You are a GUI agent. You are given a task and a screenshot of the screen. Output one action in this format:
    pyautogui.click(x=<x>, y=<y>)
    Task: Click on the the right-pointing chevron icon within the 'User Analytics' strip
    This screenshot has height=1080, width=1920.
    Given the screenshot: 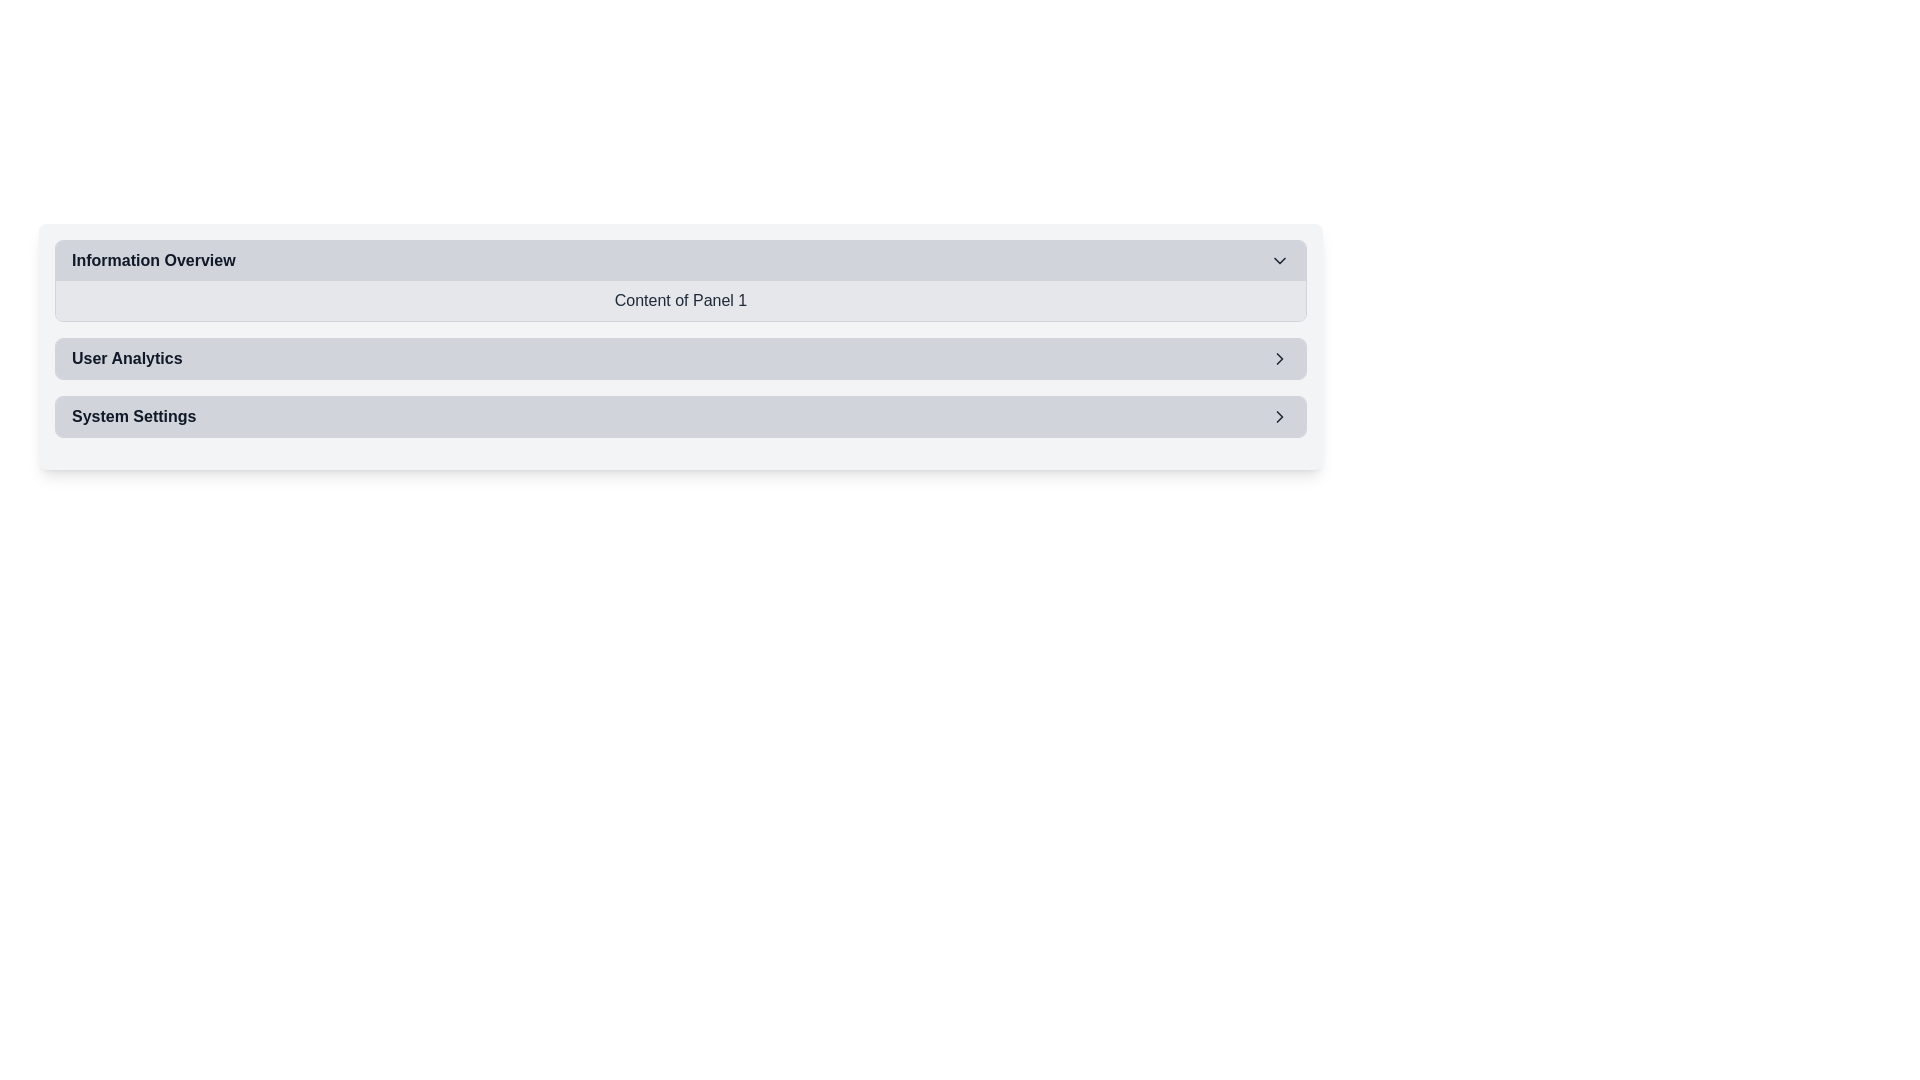 What is the action you would take?
    pyautogui.click(x=1280, y=357)
    